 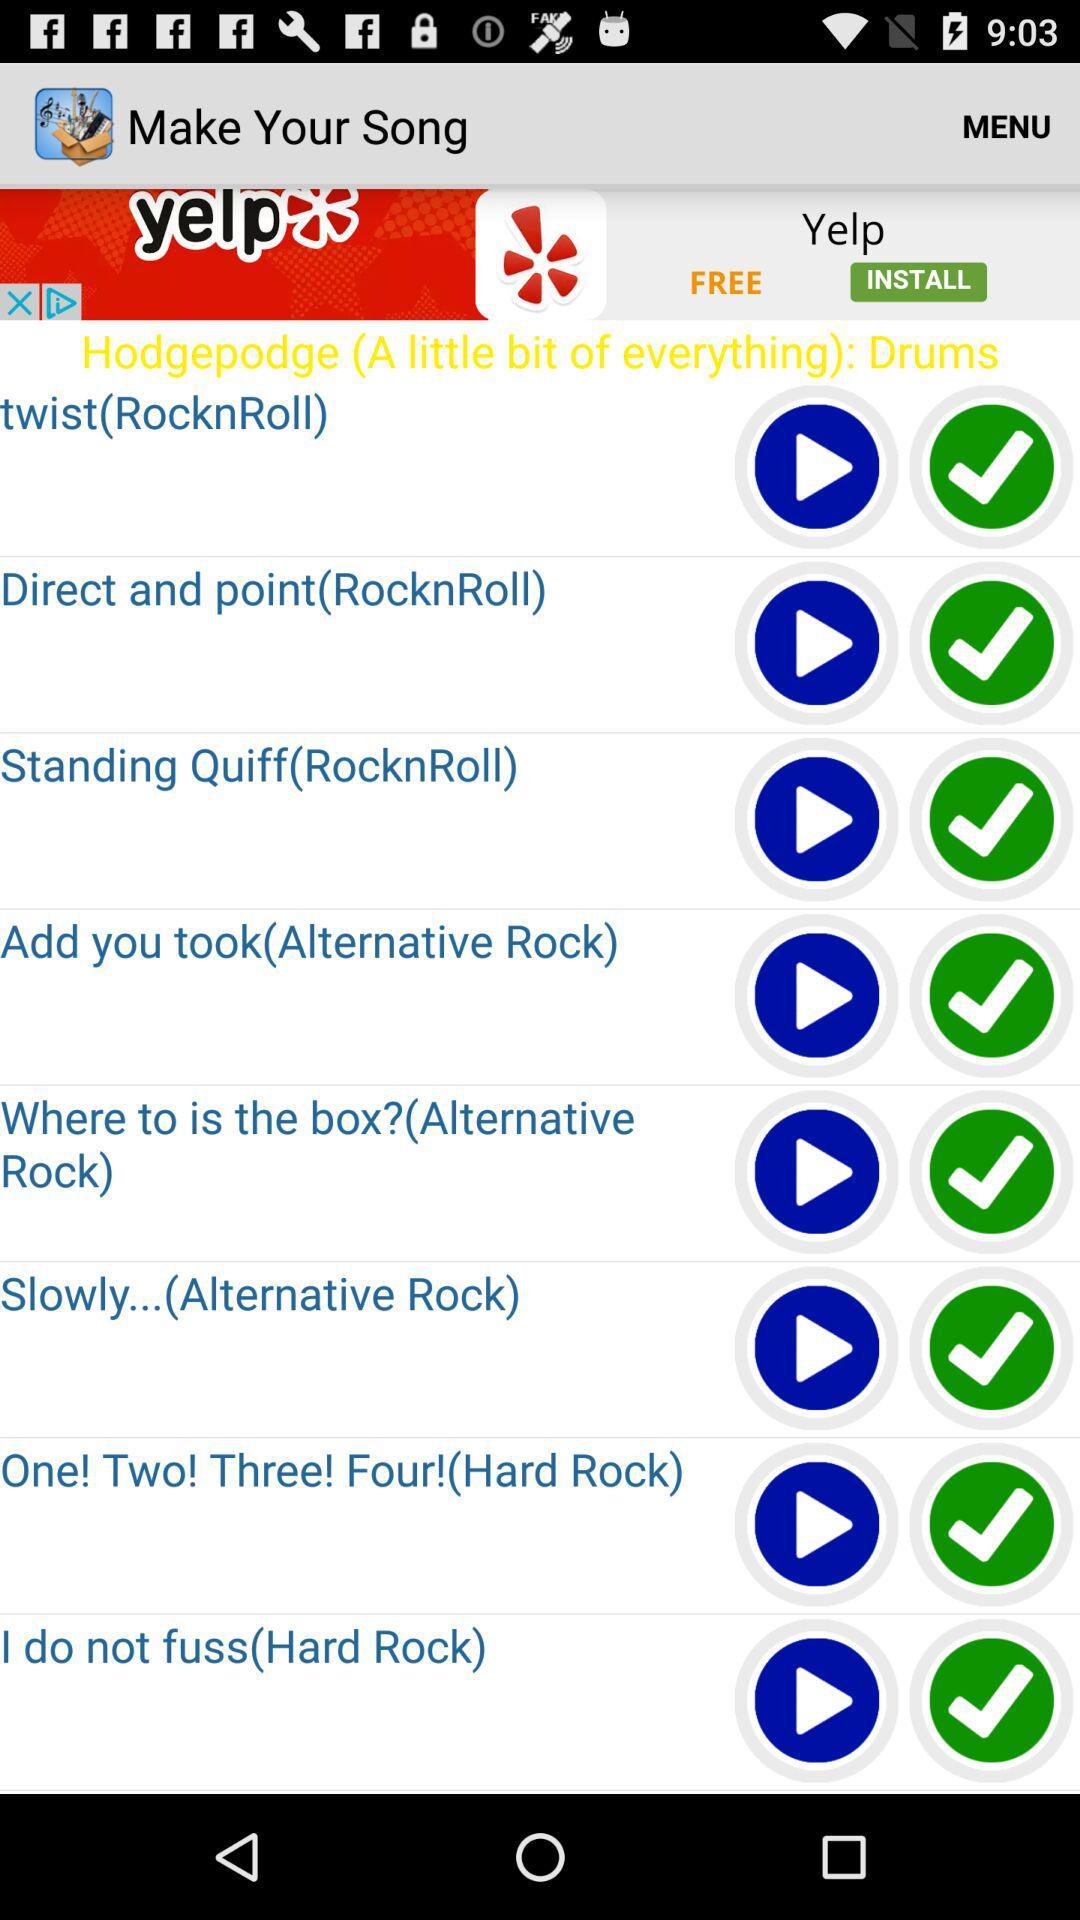 What do you see at coordinates (817, 1792) in the screenshot?
I see `go down` at bounding box center [817, 1792].